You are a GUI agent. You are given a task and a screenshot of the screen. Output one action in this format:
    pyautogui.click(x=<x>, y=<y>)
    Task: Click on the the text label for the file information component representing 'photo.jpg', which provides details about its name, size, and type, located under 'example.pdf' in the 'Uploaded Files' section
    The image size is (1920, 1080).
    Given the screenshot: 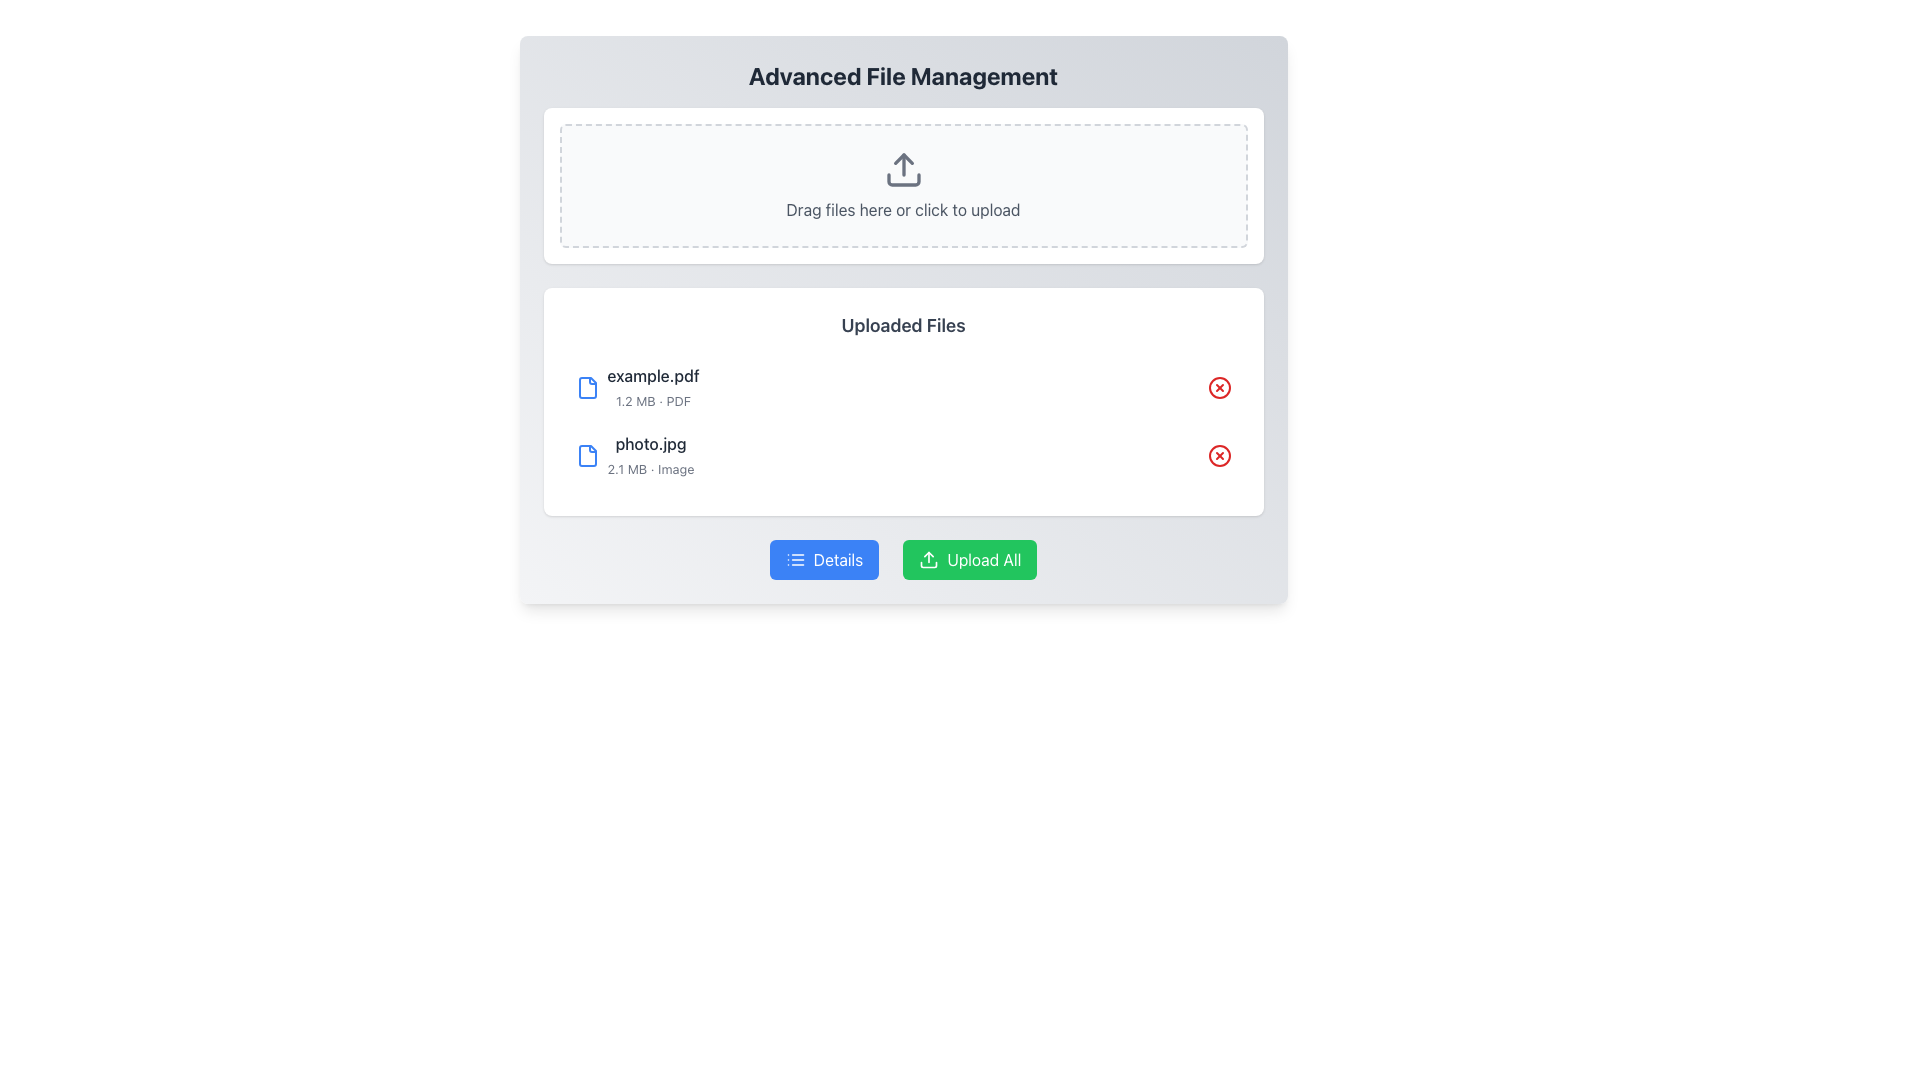 What is the action you would take?
    pyautogui.click(x=651, y=455)
    